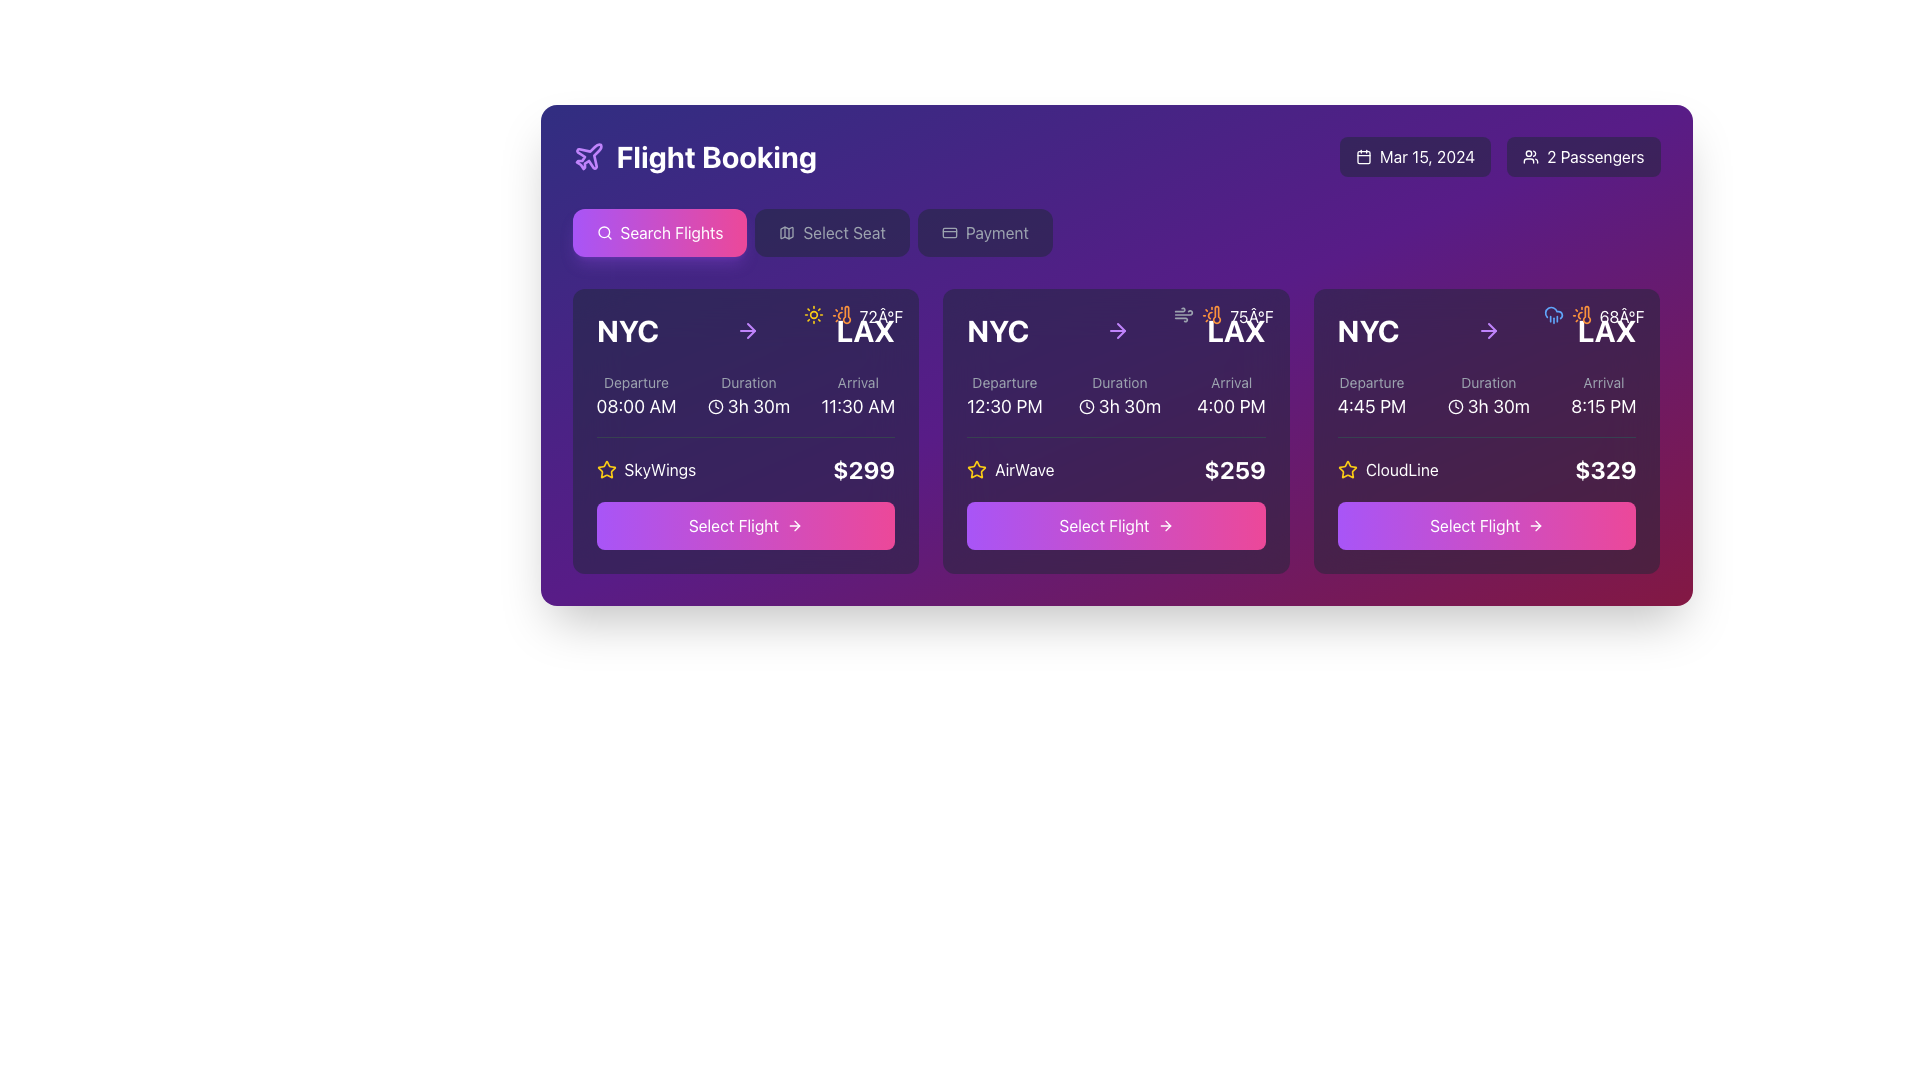 The width and height of the screenshot is (1920, 1080). What do you see at coordinates (672, 231) in the screenshot?
I see `the 'Search Flights' button, which is a text label with a gradient background and white text, to initiate a flight search` at bounding box center [672, 231].